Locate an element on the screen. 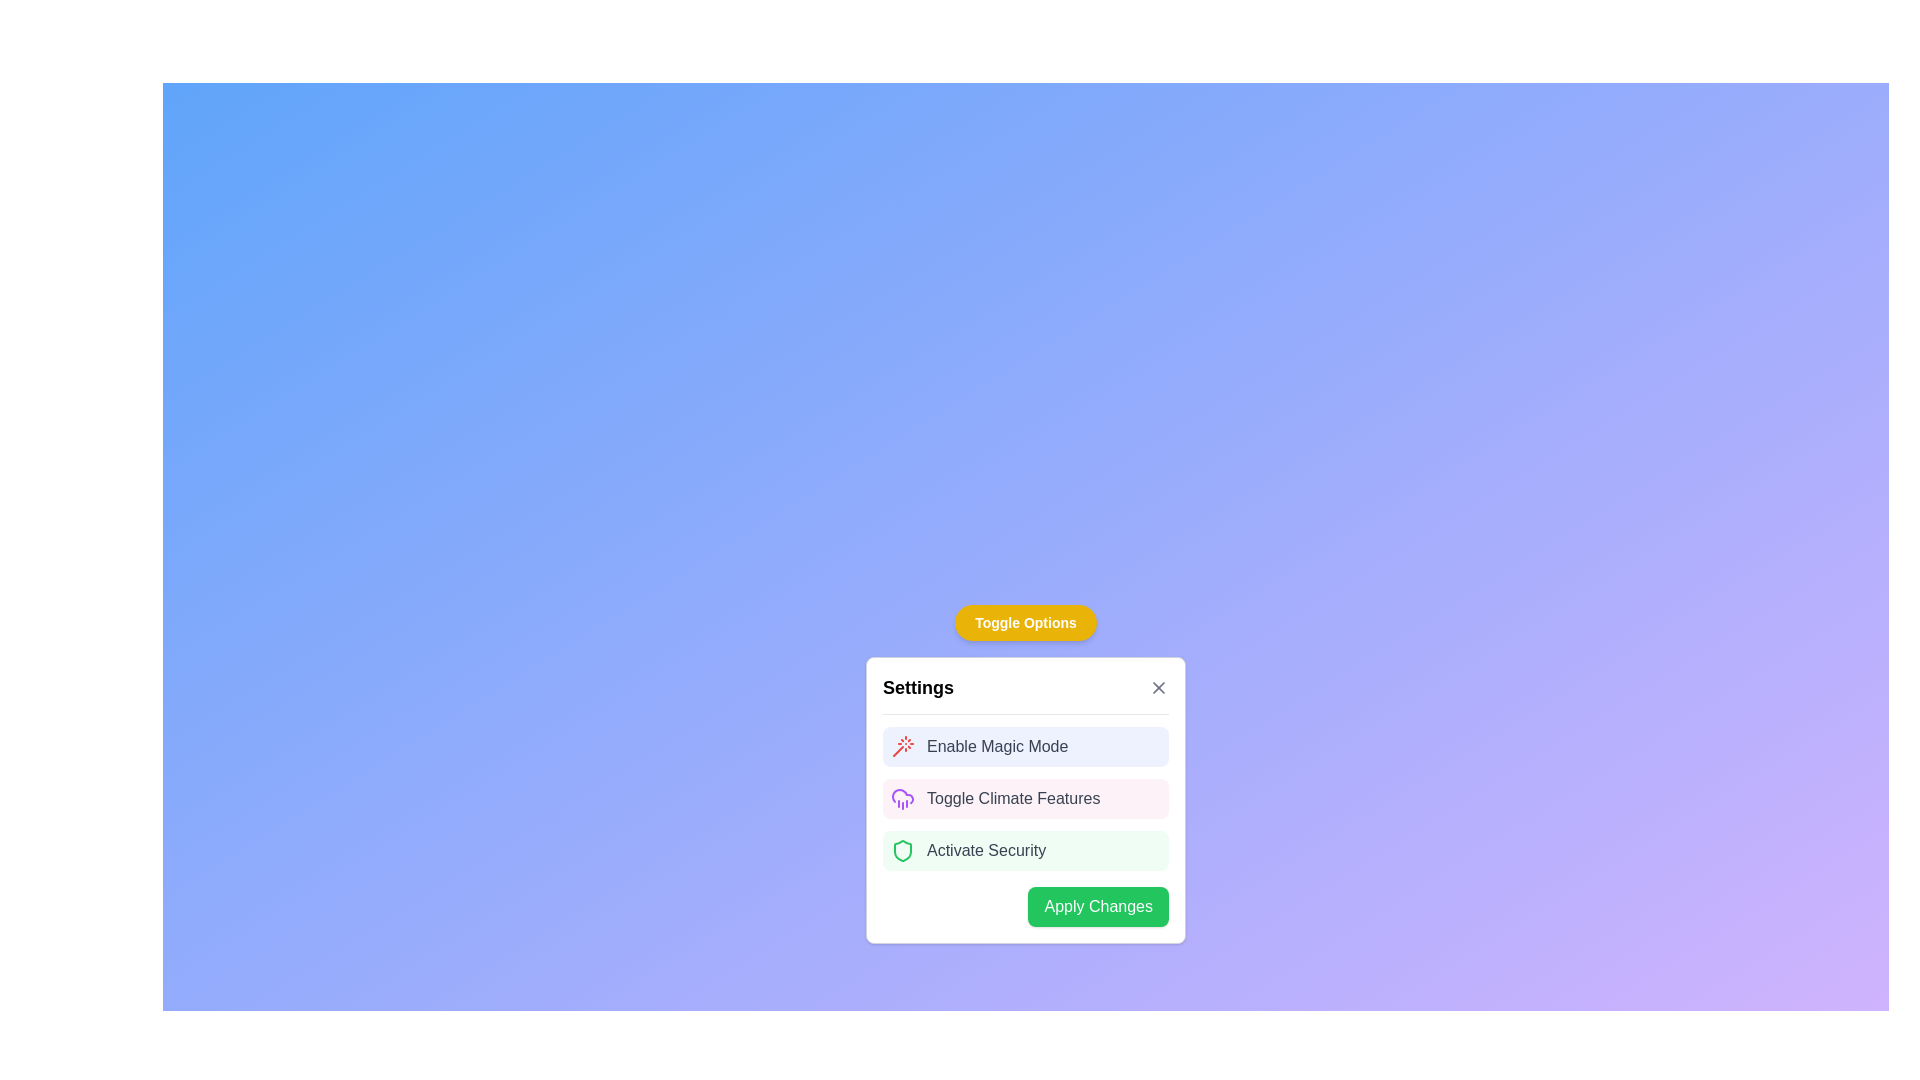  the bright yellow 'Toggle Options' button with white bold text is located at coordinates (1026, 622).